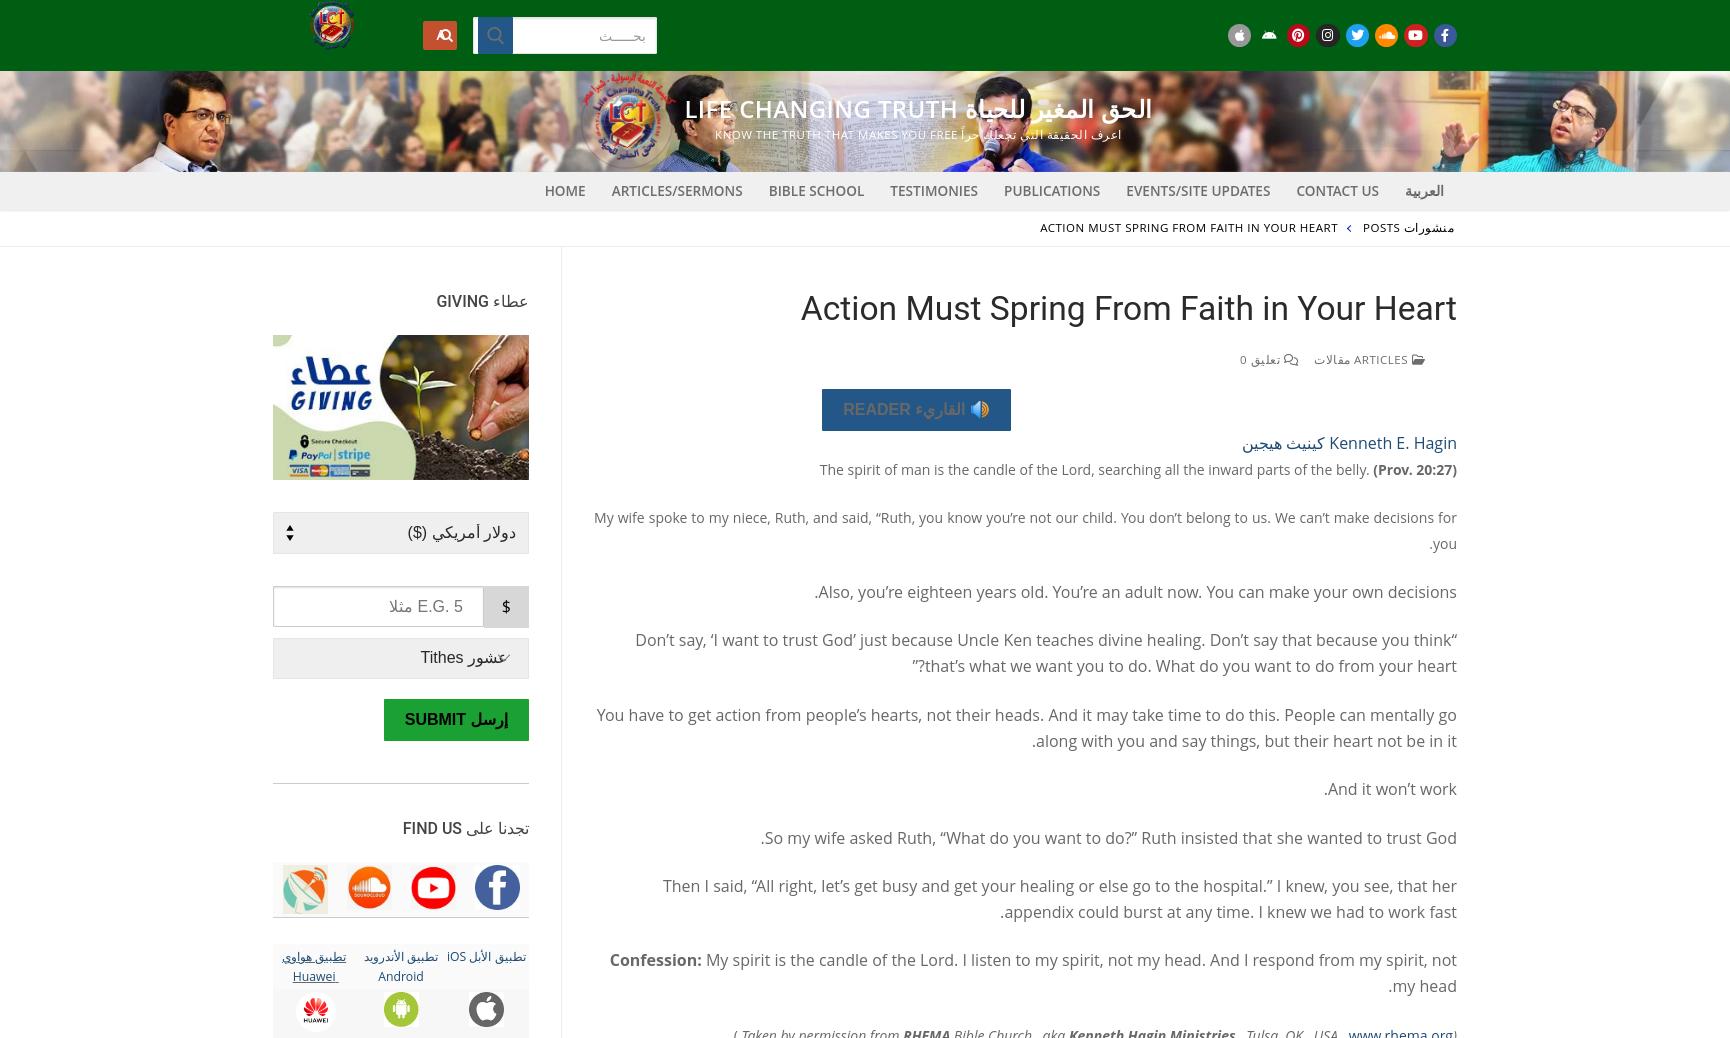  What do you see at coordinates (916, 409) in the screenshot?
I see `'🔊 القاريء Reader'` at bounding box center [916, 409].